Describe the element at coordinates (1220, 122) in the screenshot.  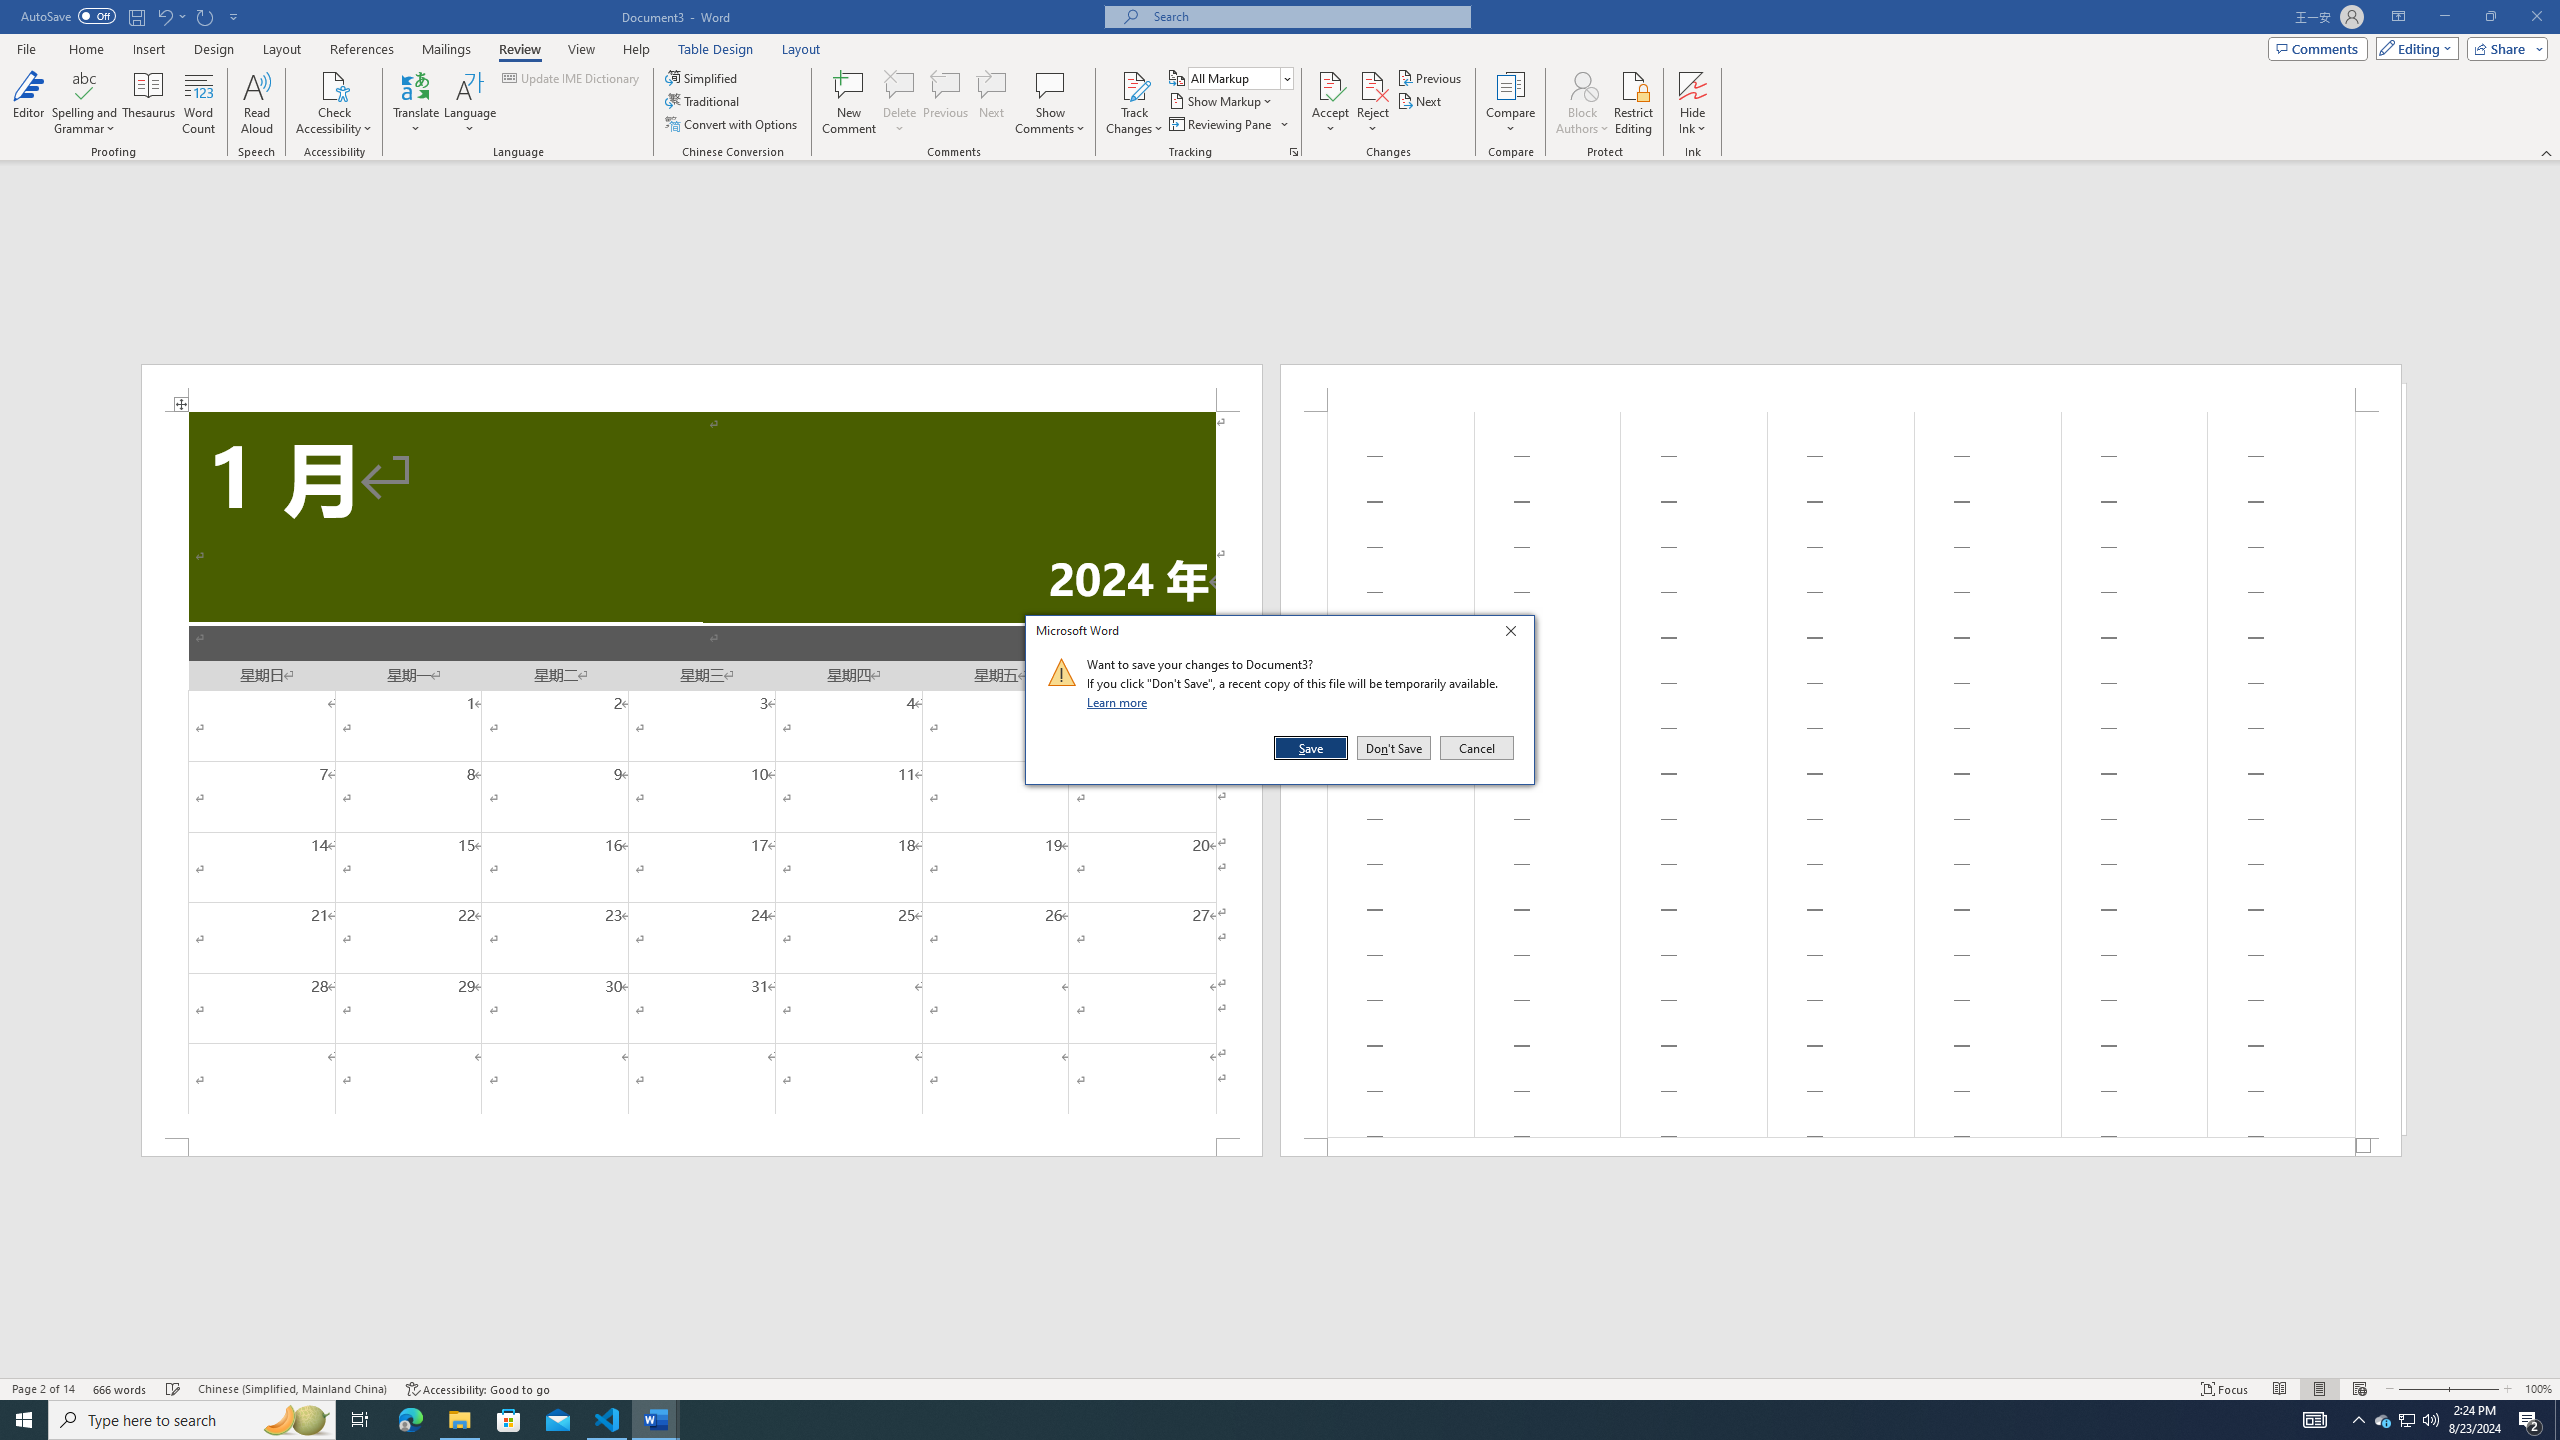
I see `'Reviewing Pane'` at that location.